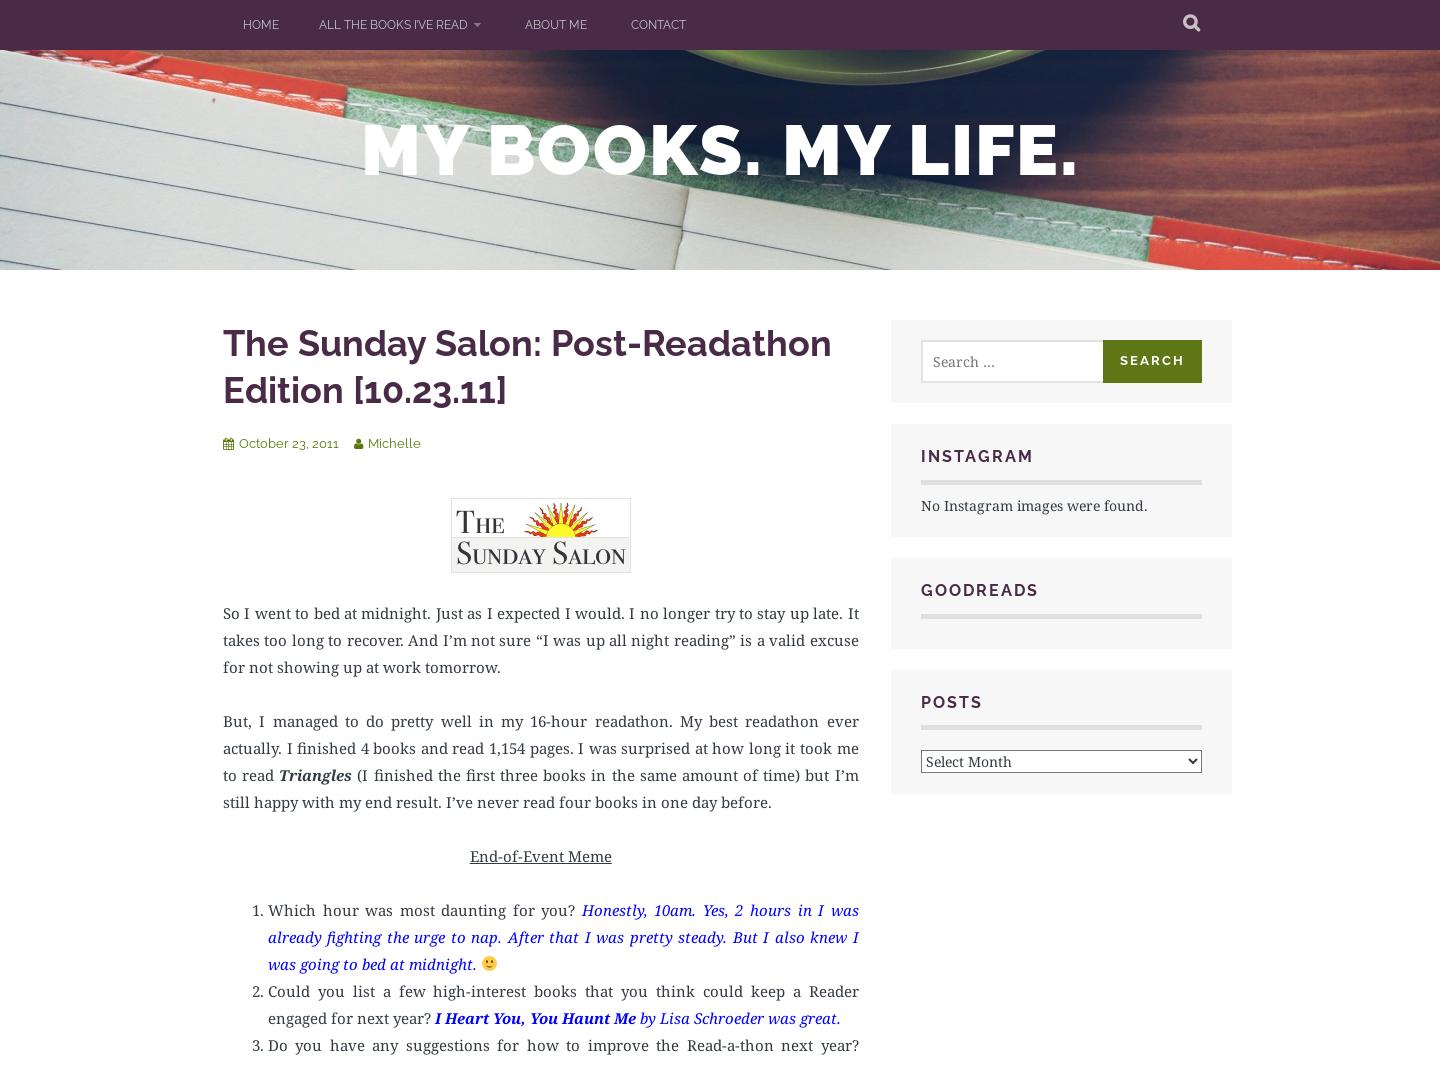 This screenshot has width=1440, height=1065. I want to click on 'Goodreads', so click(978, 589).